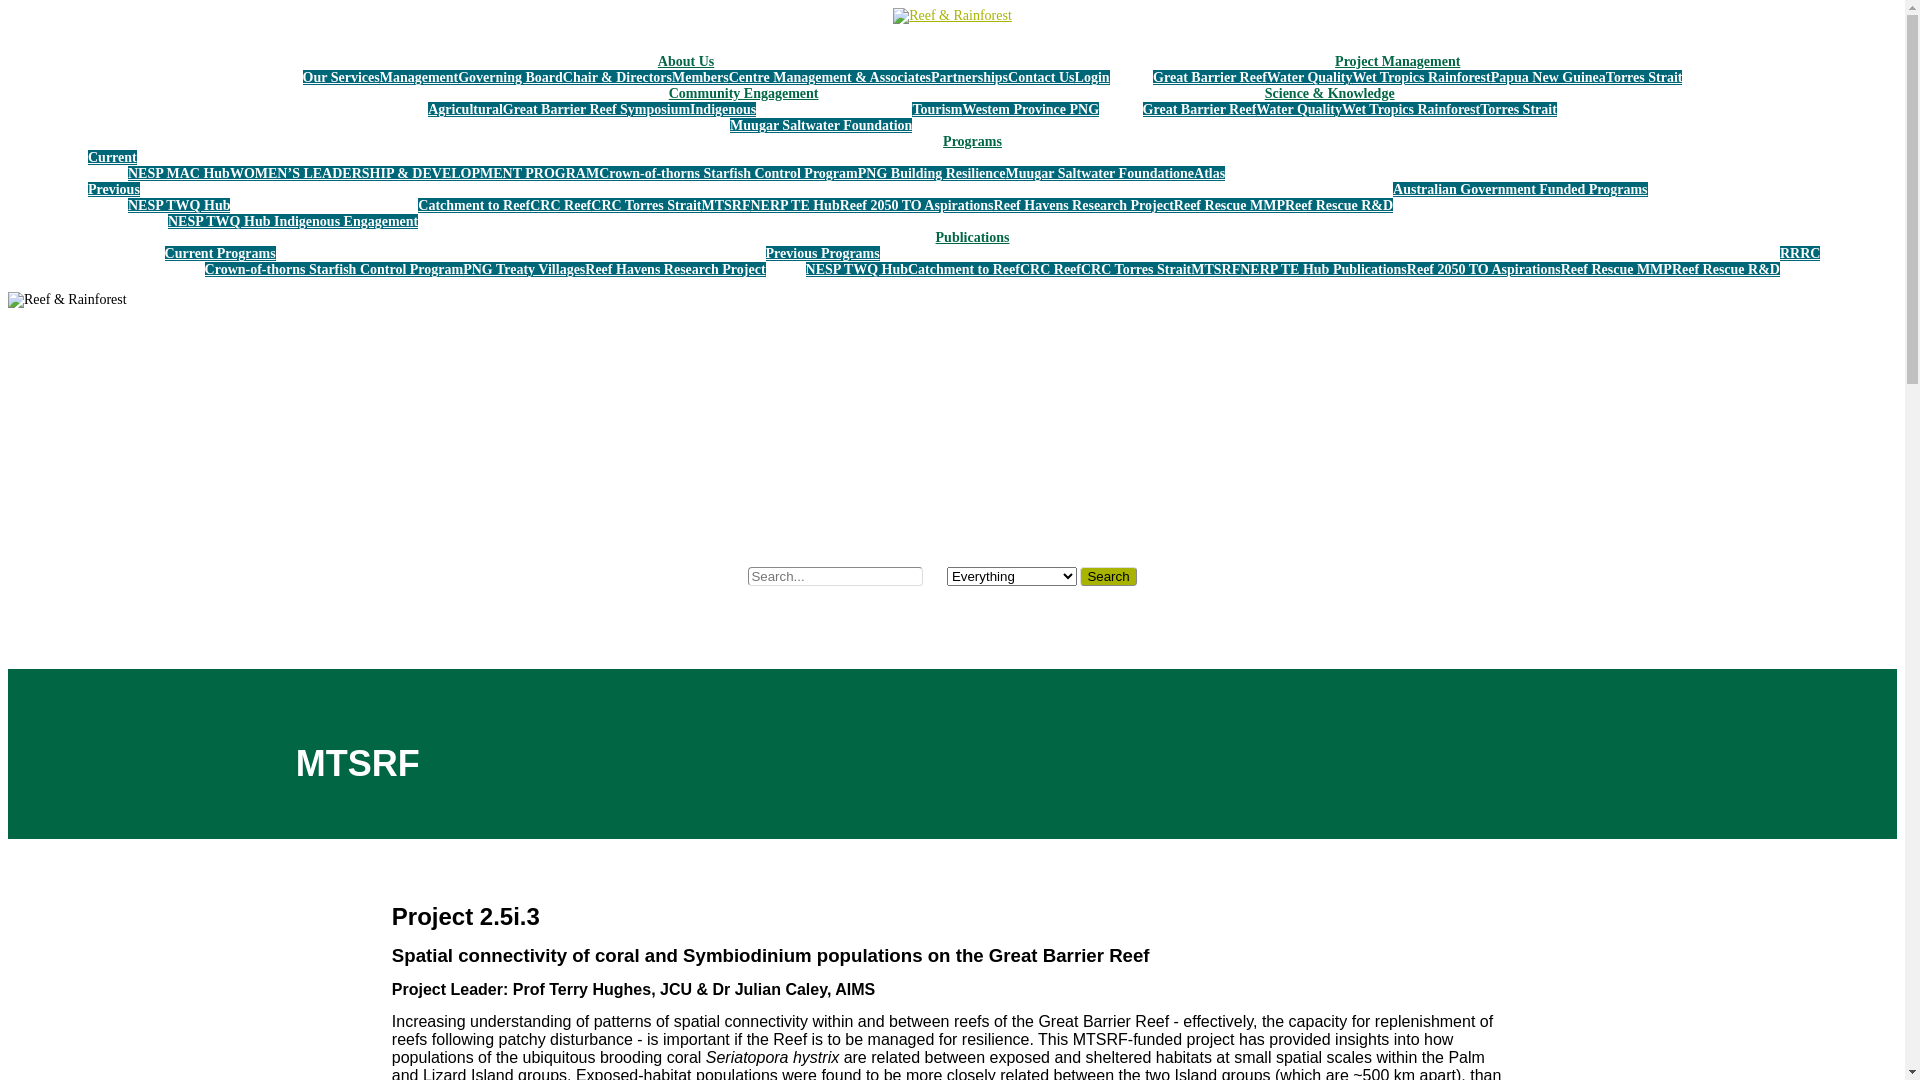  I want to click on 'Current Programs', so click(164, 252).